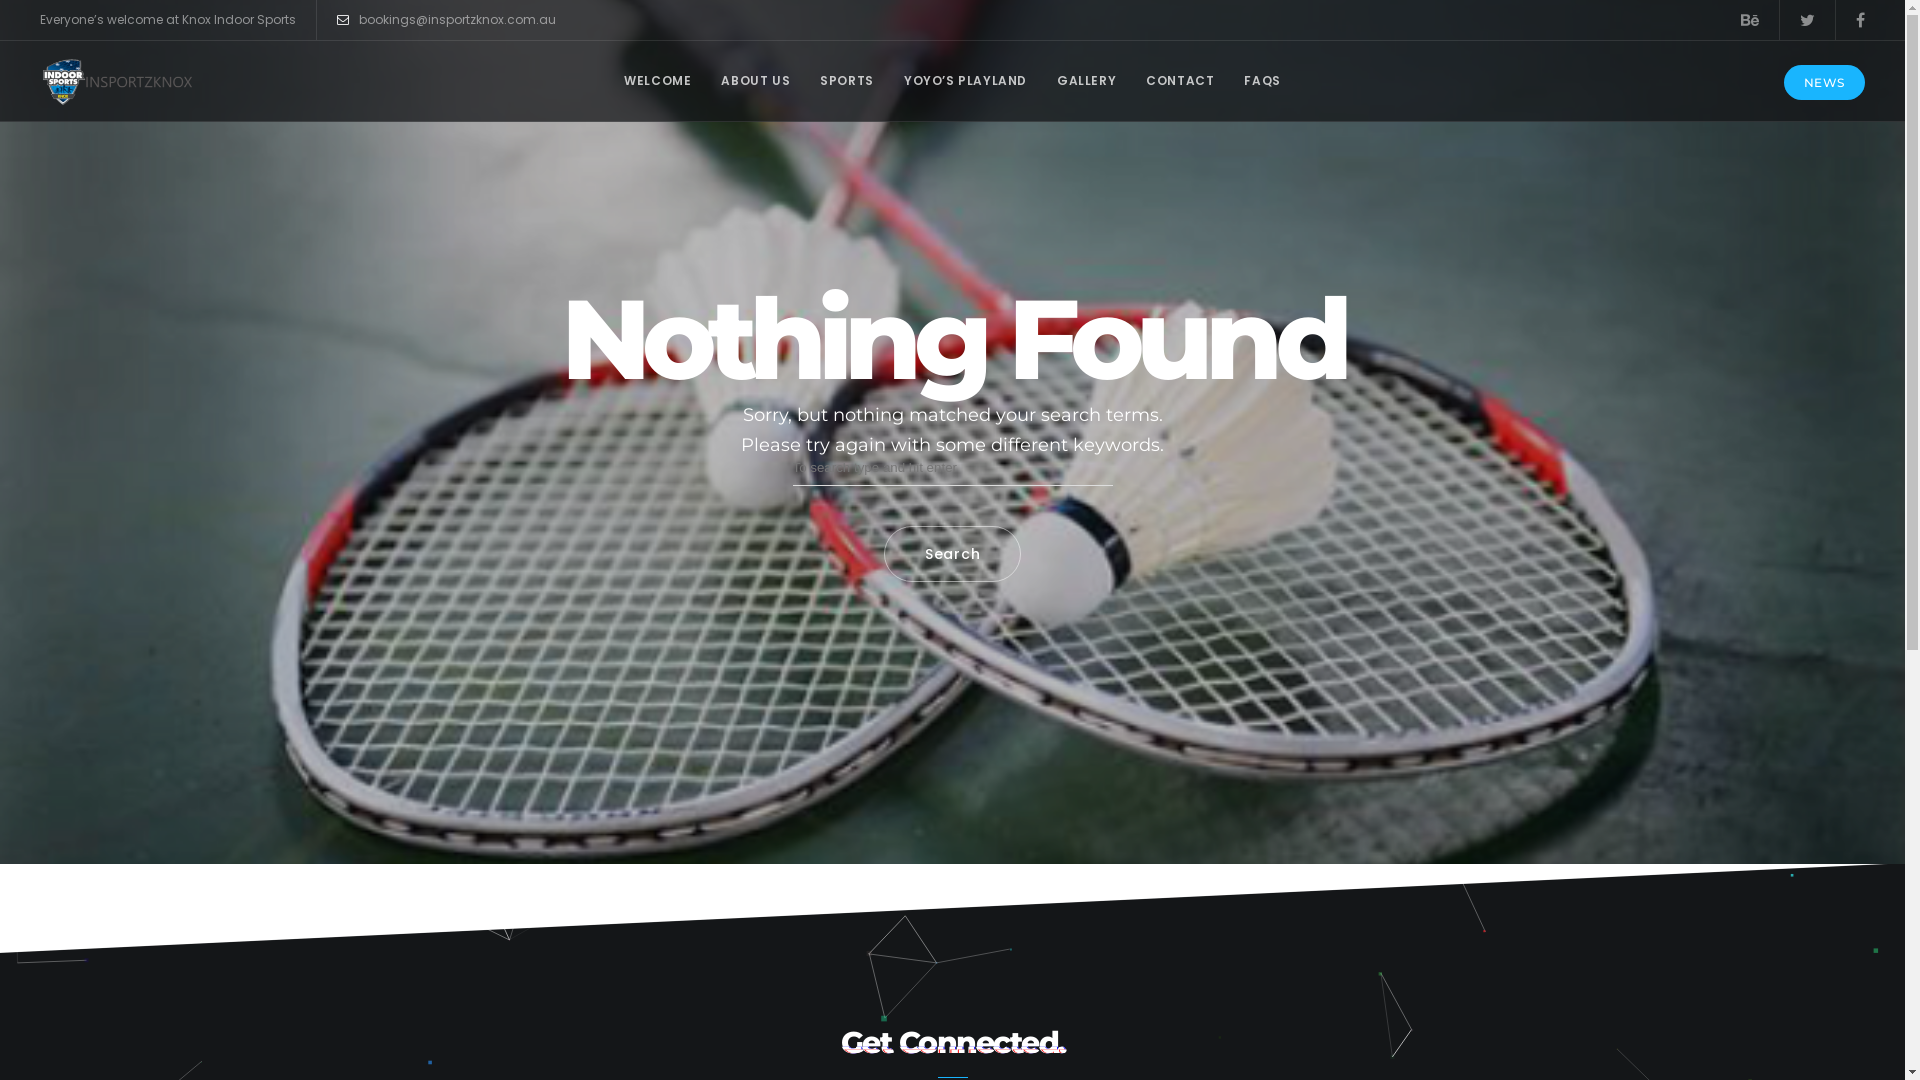  What do you see at coordinates (1824, 81) in the screenshot?
I see `'NEWS'` at bounding box center [1824, 81].